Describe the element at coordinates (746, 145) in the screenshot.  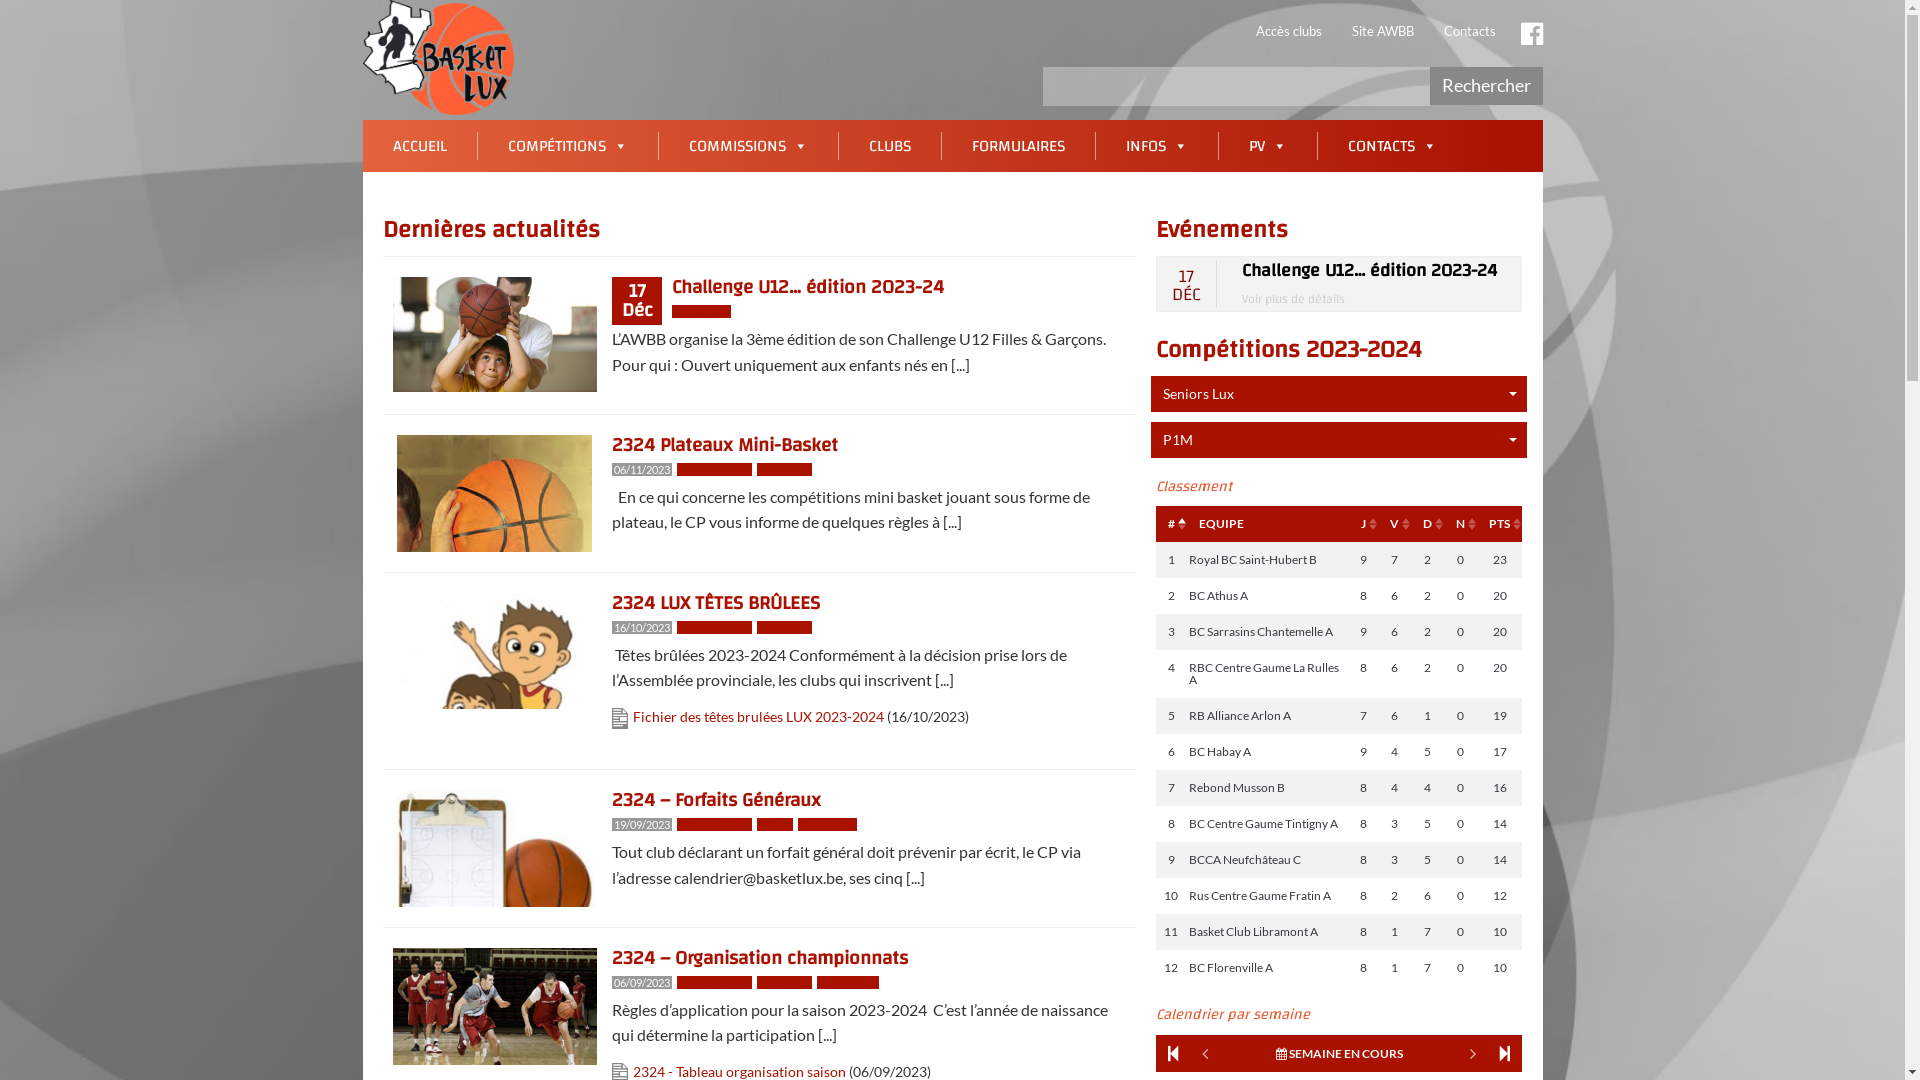
I see `'COMMISSIONS'` at that location.